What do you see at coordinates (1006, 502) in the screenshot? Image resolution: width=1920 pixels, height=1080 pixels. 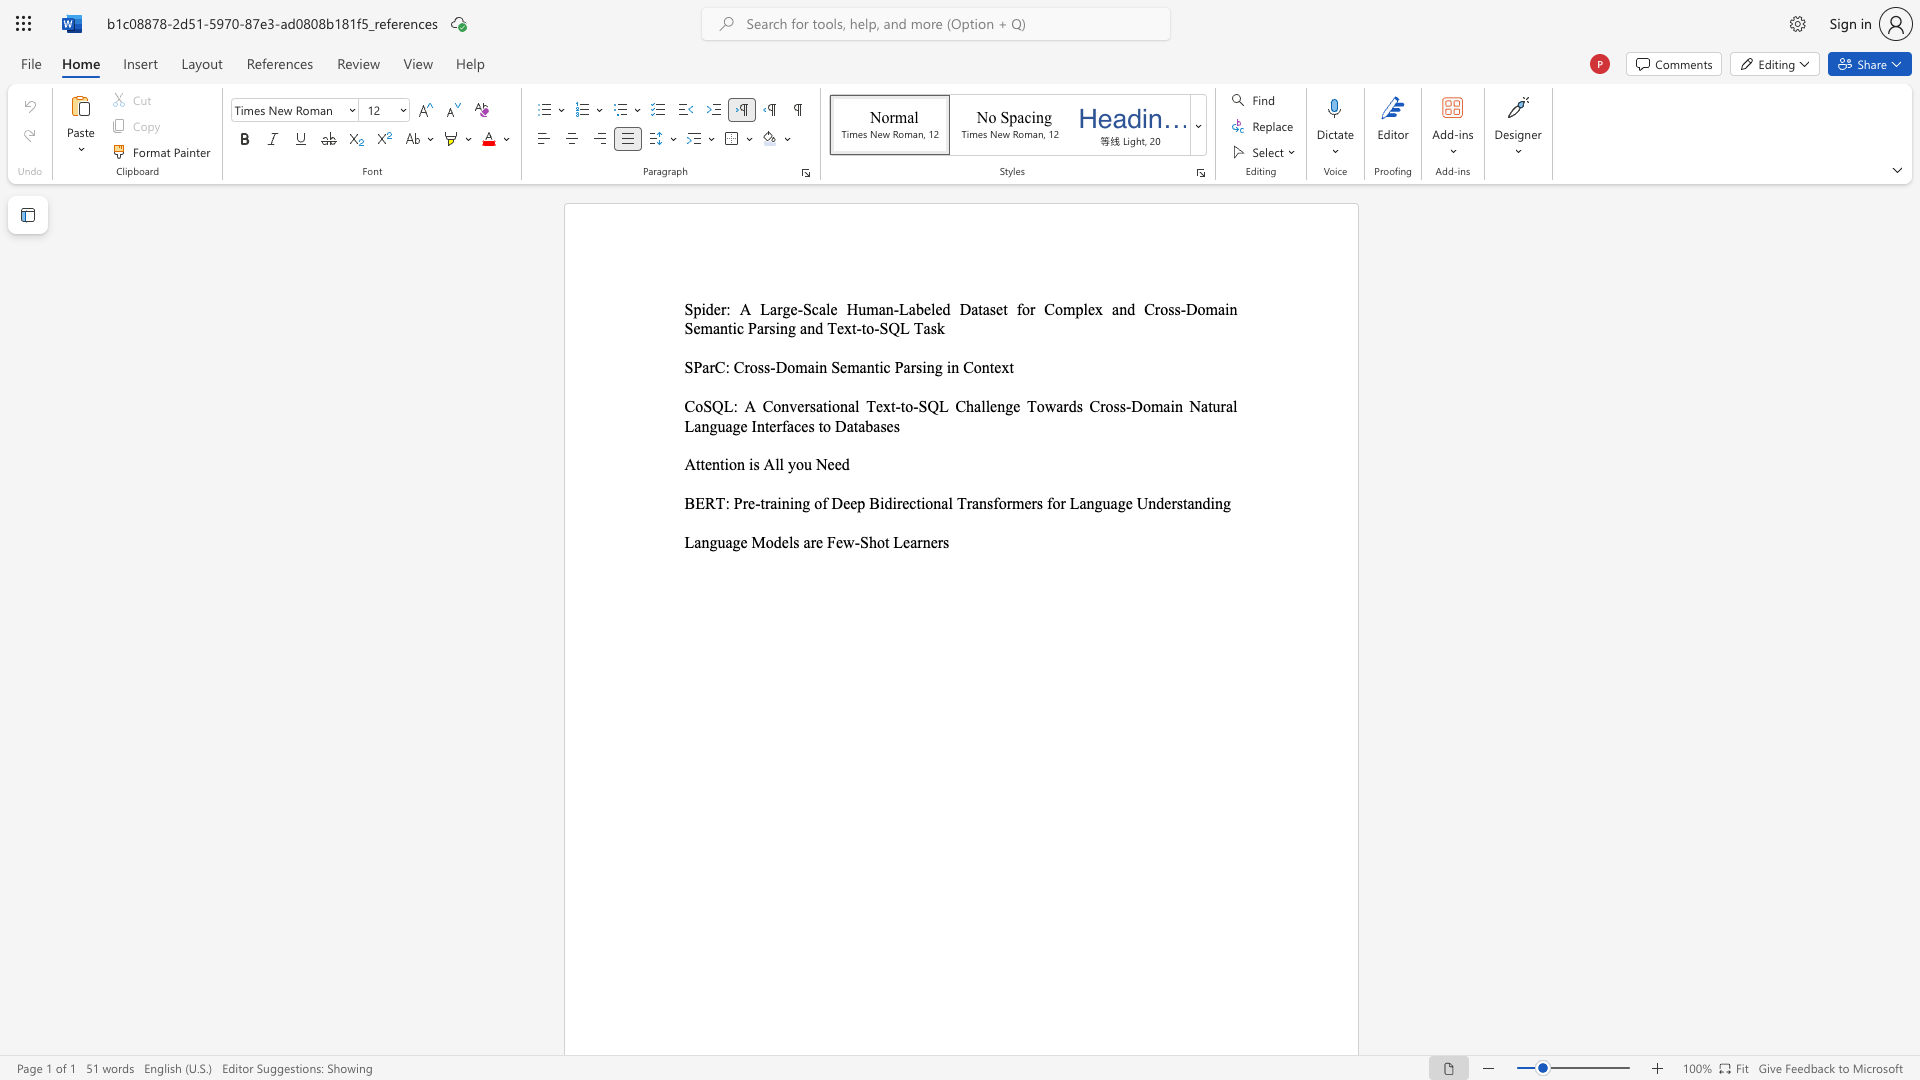 I see `the subset text "rmers" within the text "BERT: Pre-training of Deep Bidirectional Transformers for Language Understanding"` at bounding box center [1006, 502].